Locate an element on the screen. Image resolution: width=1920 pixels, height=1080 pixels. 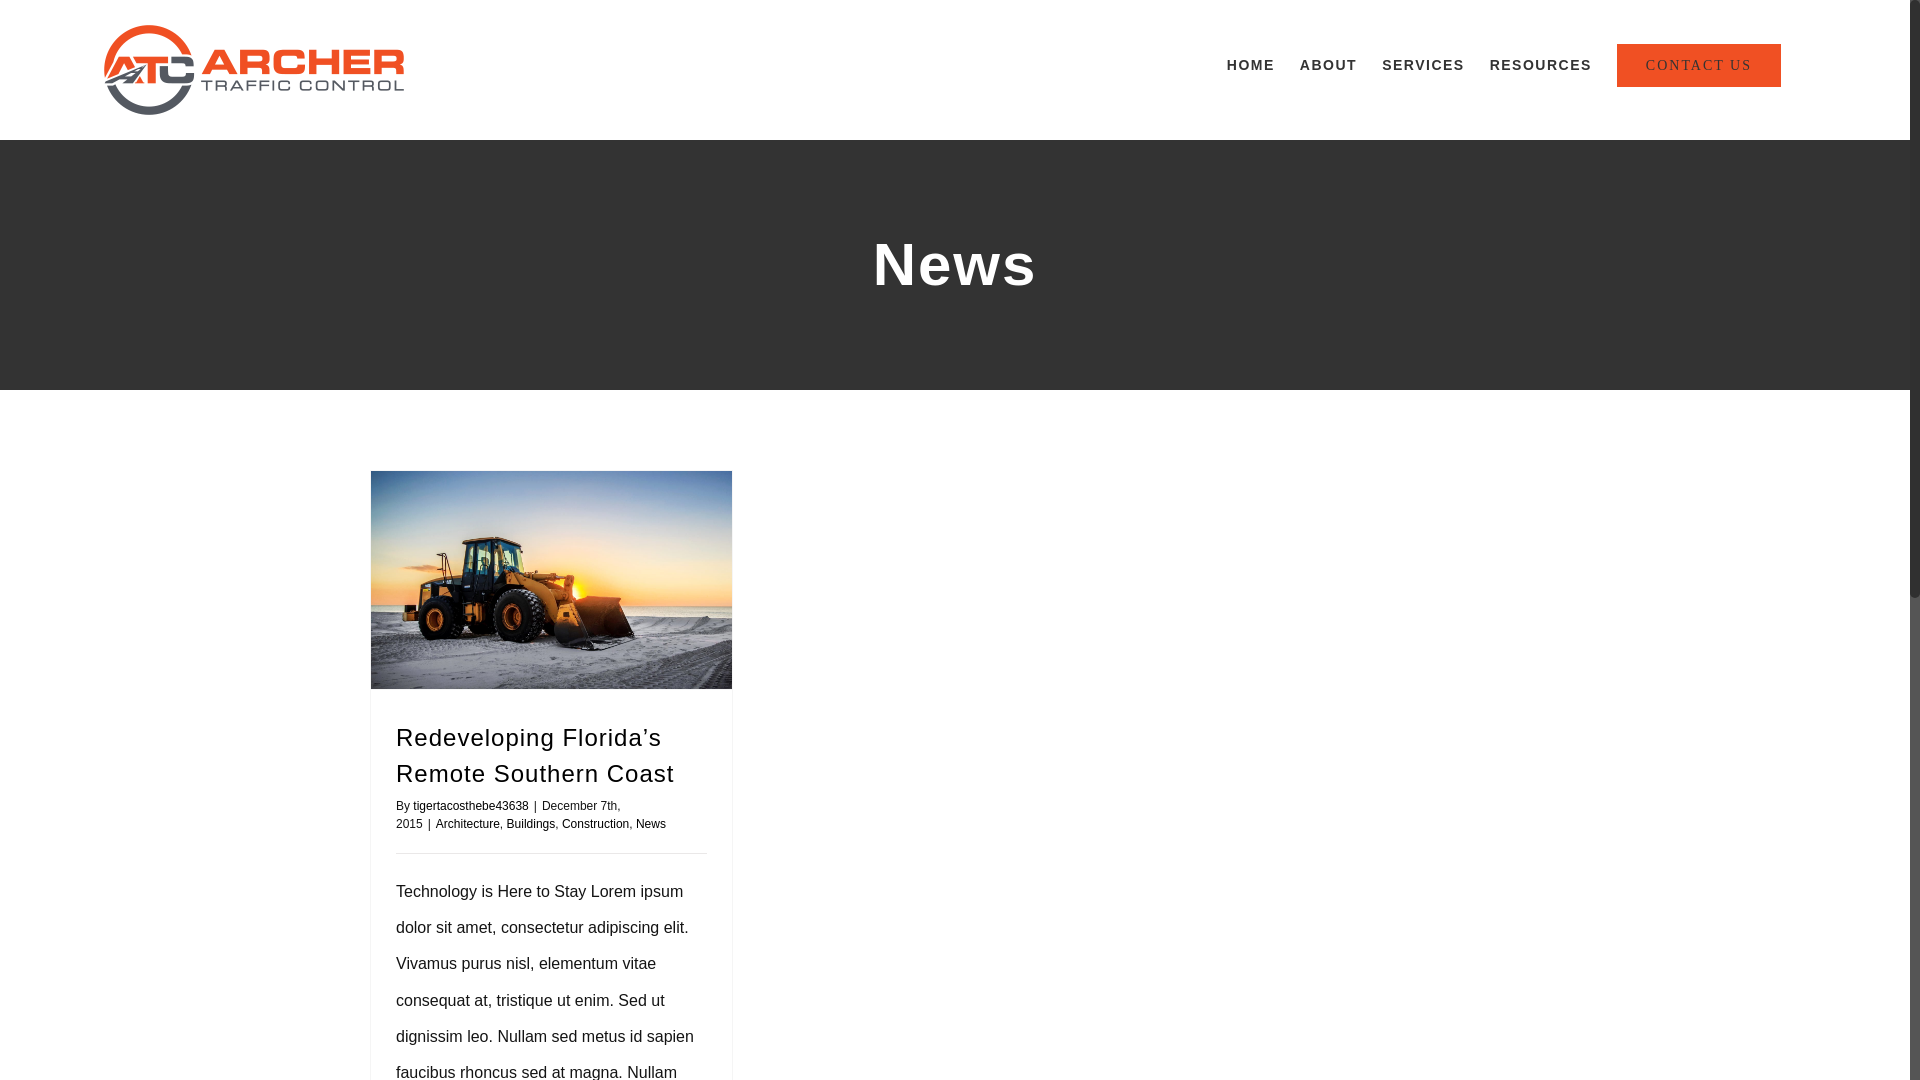
'HOME' is located at coordinates (1250, 64).